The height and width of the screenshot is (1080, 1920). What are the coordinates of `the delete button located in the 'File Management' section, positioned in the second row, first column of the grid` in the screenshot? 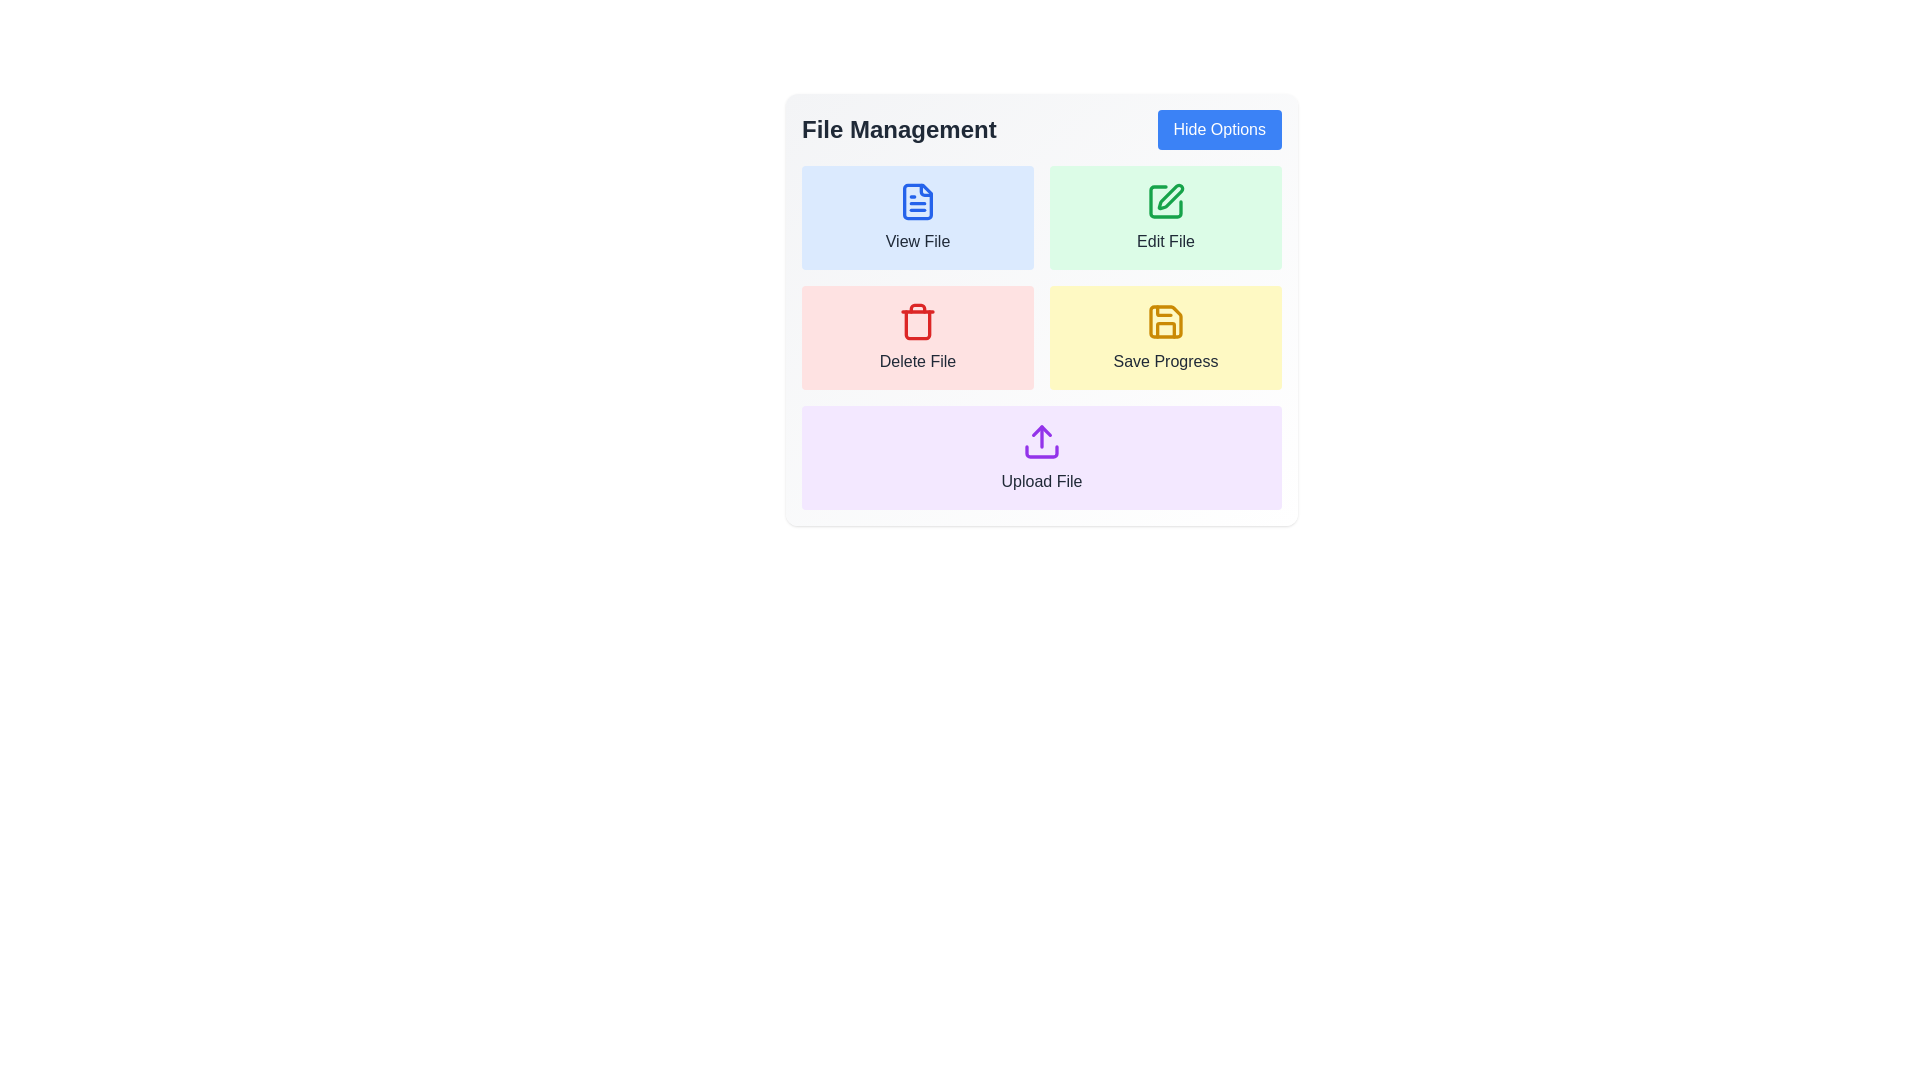 It's located at (916, 337).